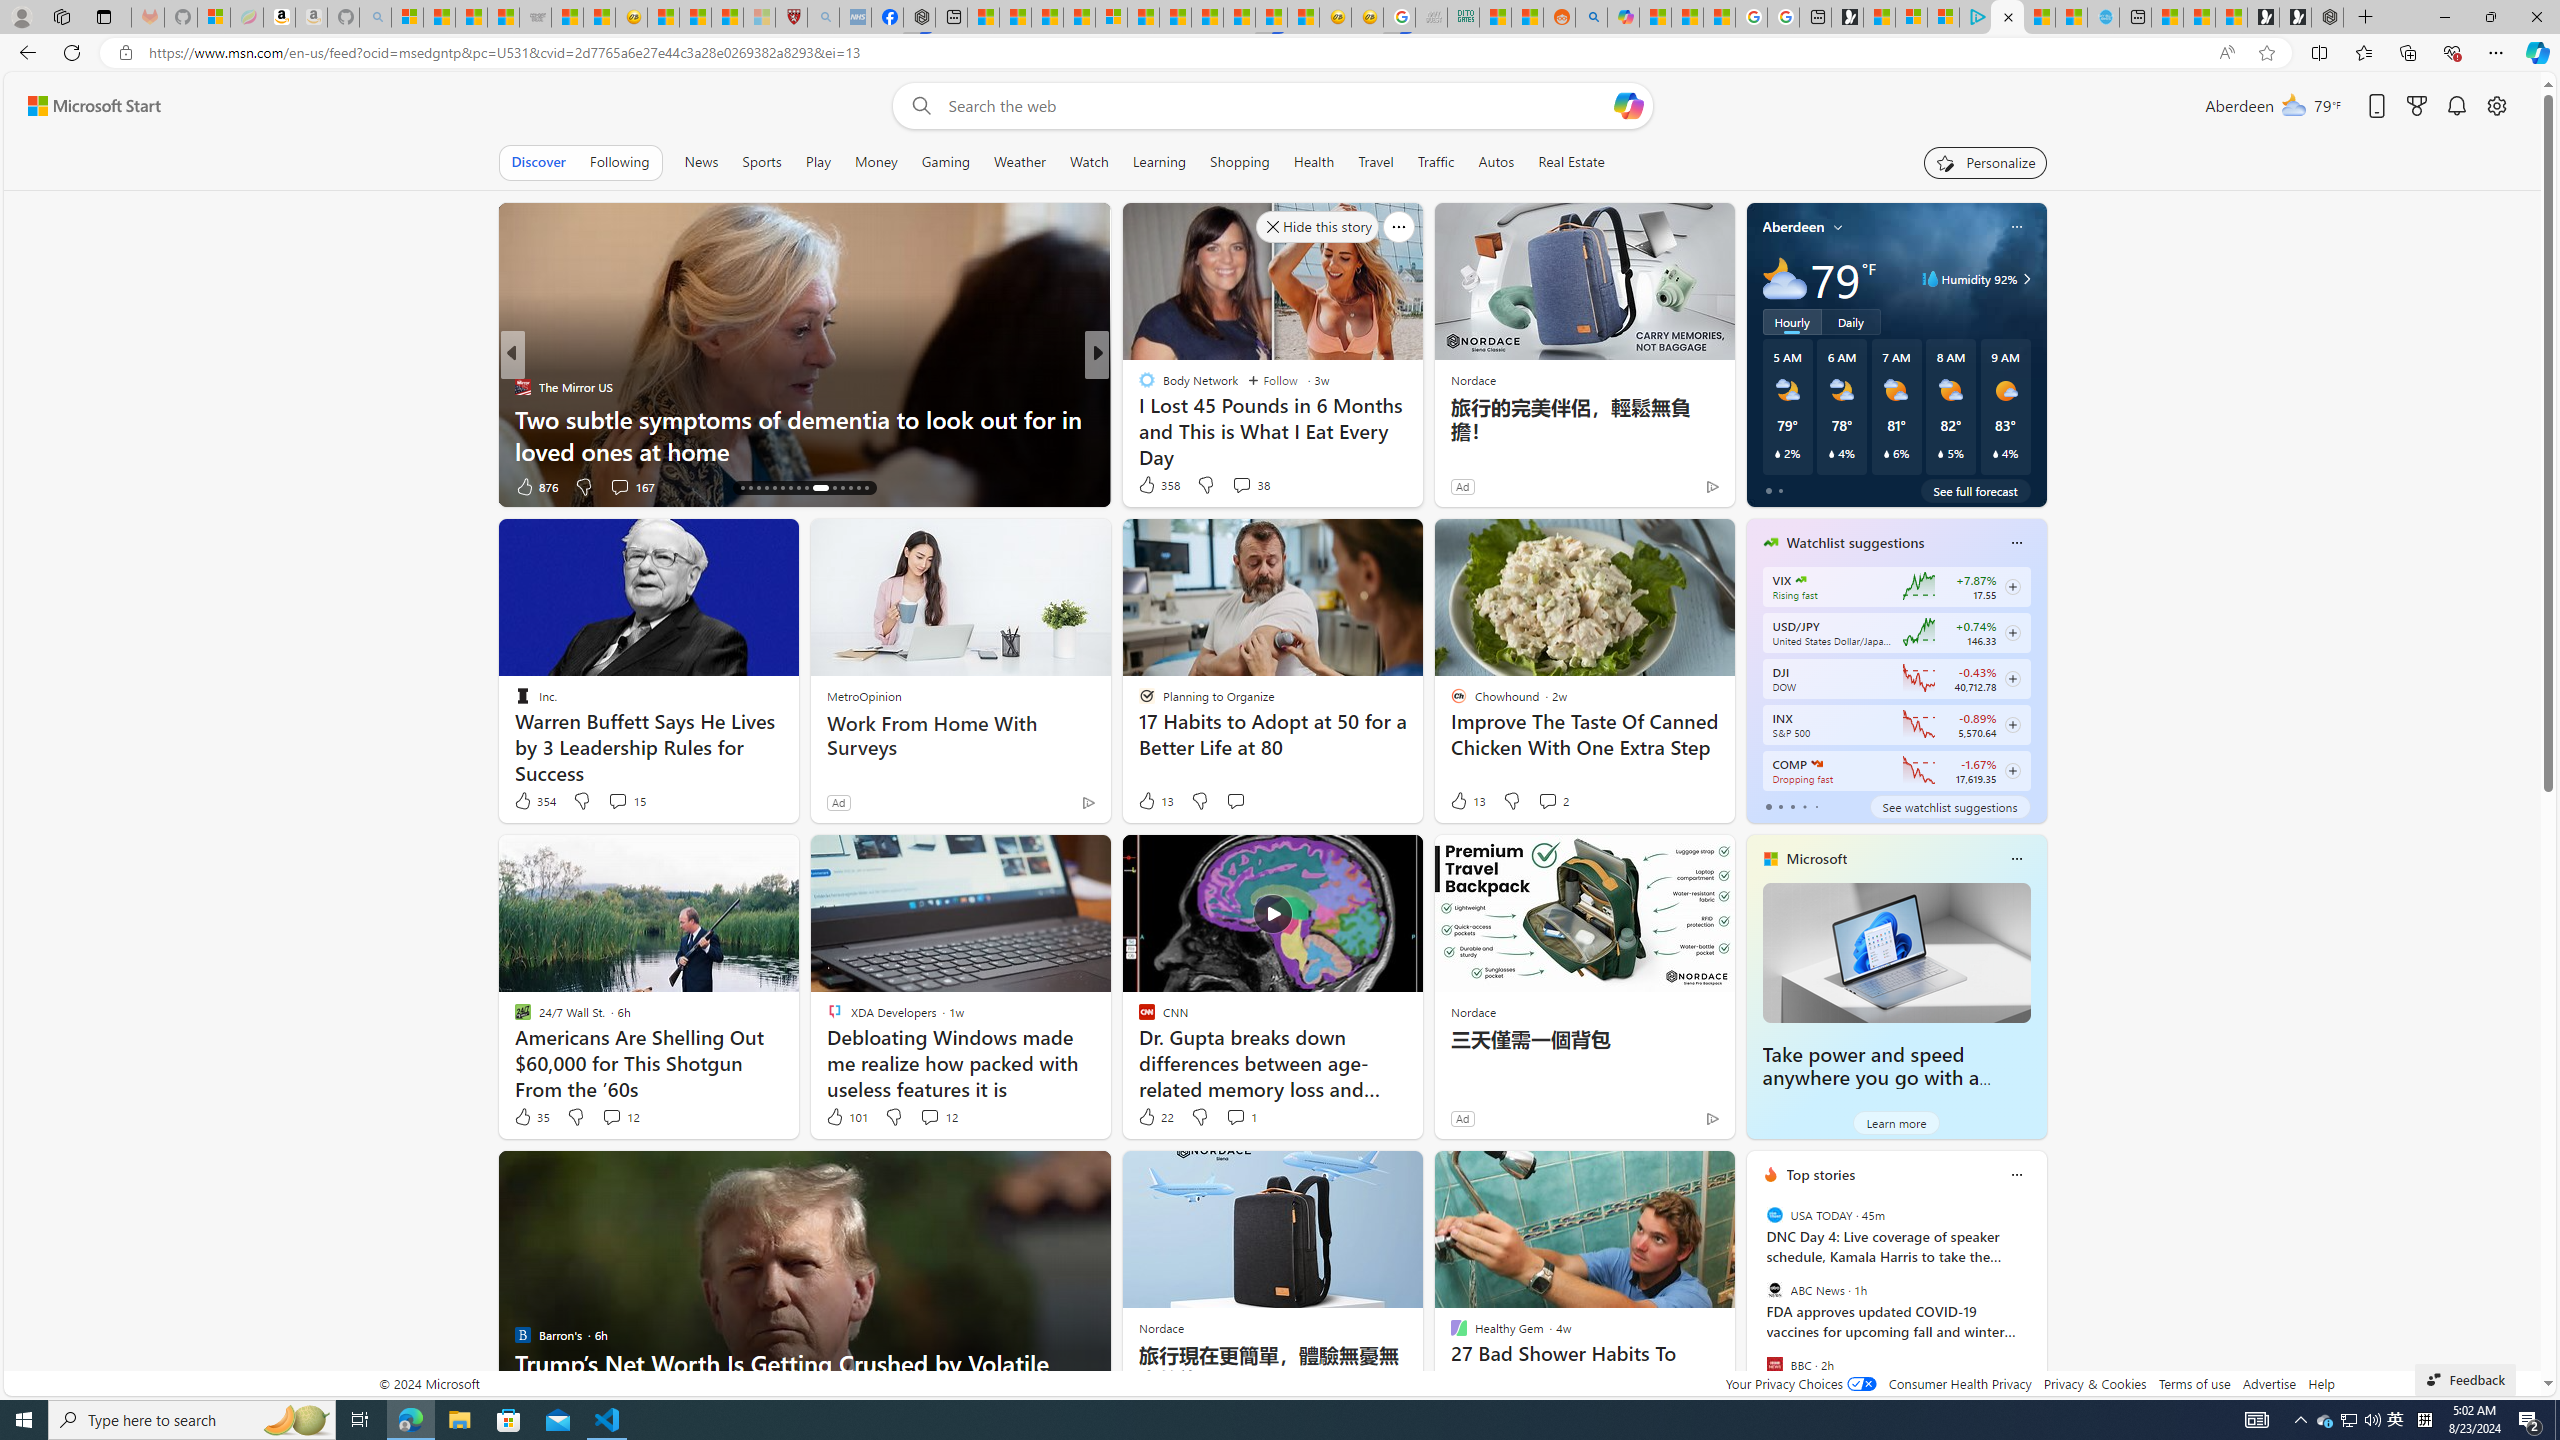  Describe the element at coordinates (93, 106) in the screenshot. I see `'Microsoft Start'` at that location.